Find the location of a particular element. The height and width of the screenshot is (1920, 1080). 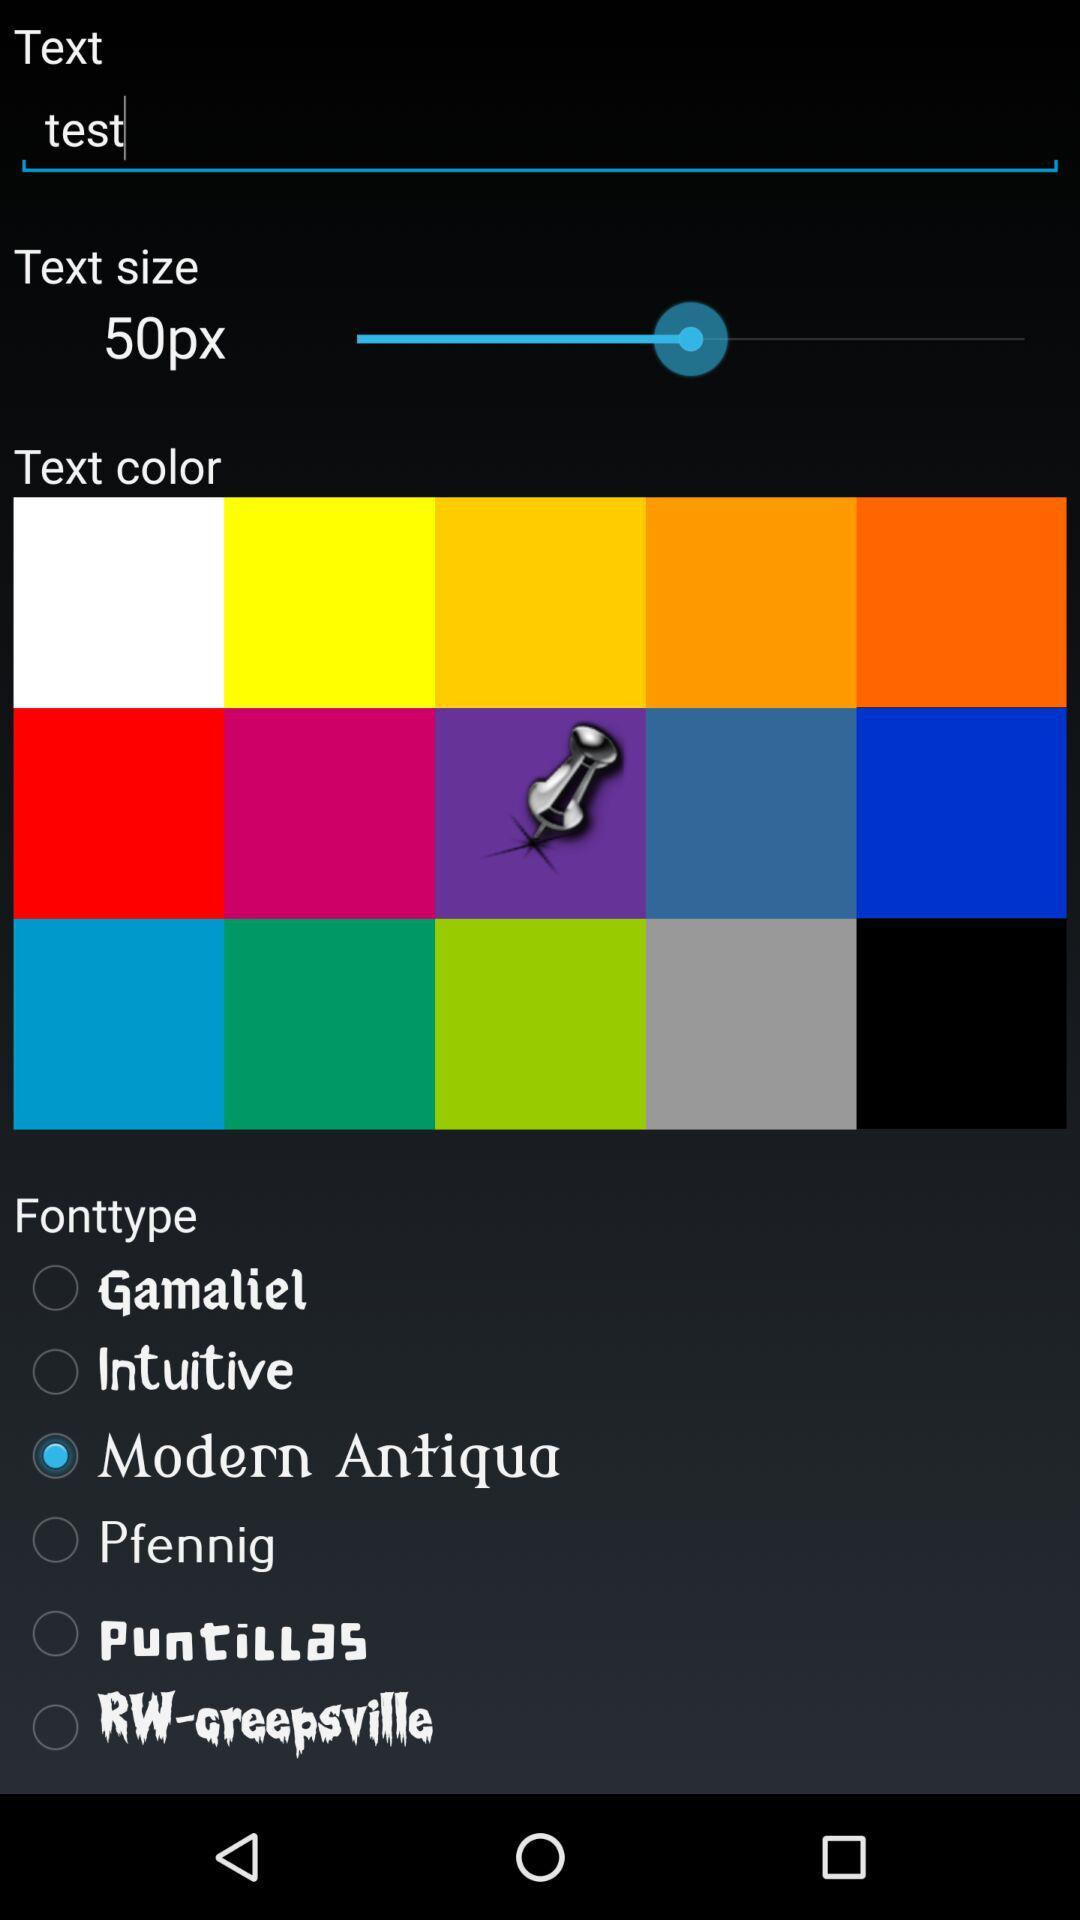

a choice for a text color is located at coordinates (118, 601).